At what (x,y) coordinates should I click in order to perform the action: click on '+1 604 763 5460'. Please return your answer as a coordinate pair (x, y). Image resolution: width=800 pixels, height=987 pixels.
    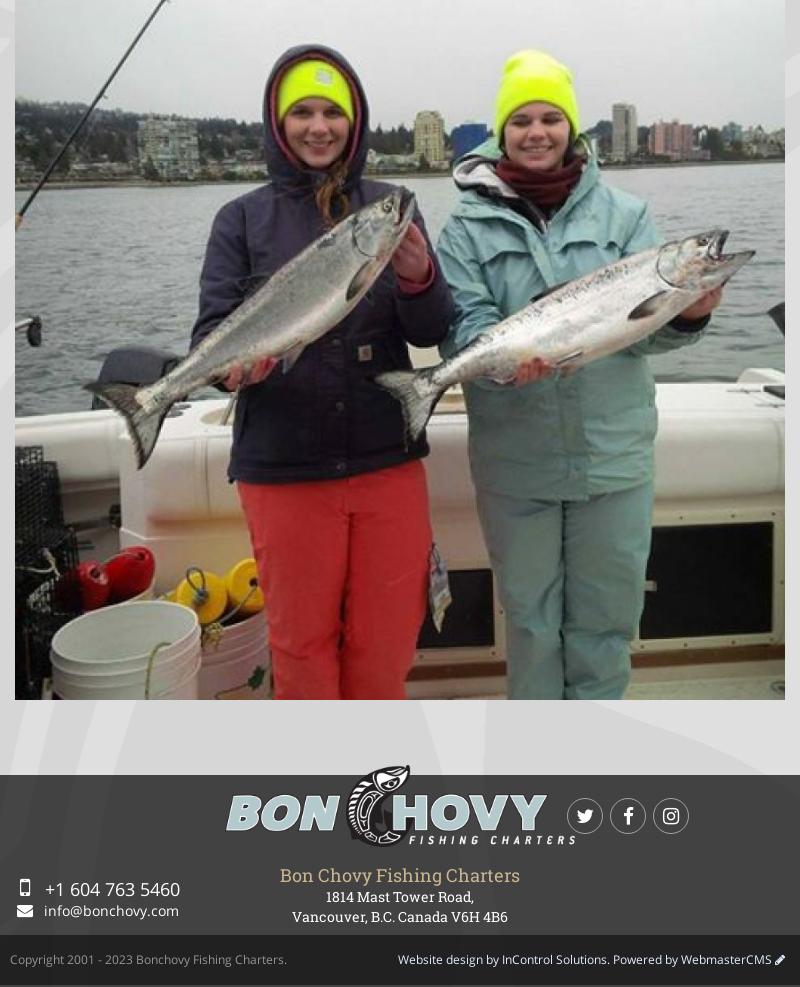
    Looking at the image, I should click on (109, 887).